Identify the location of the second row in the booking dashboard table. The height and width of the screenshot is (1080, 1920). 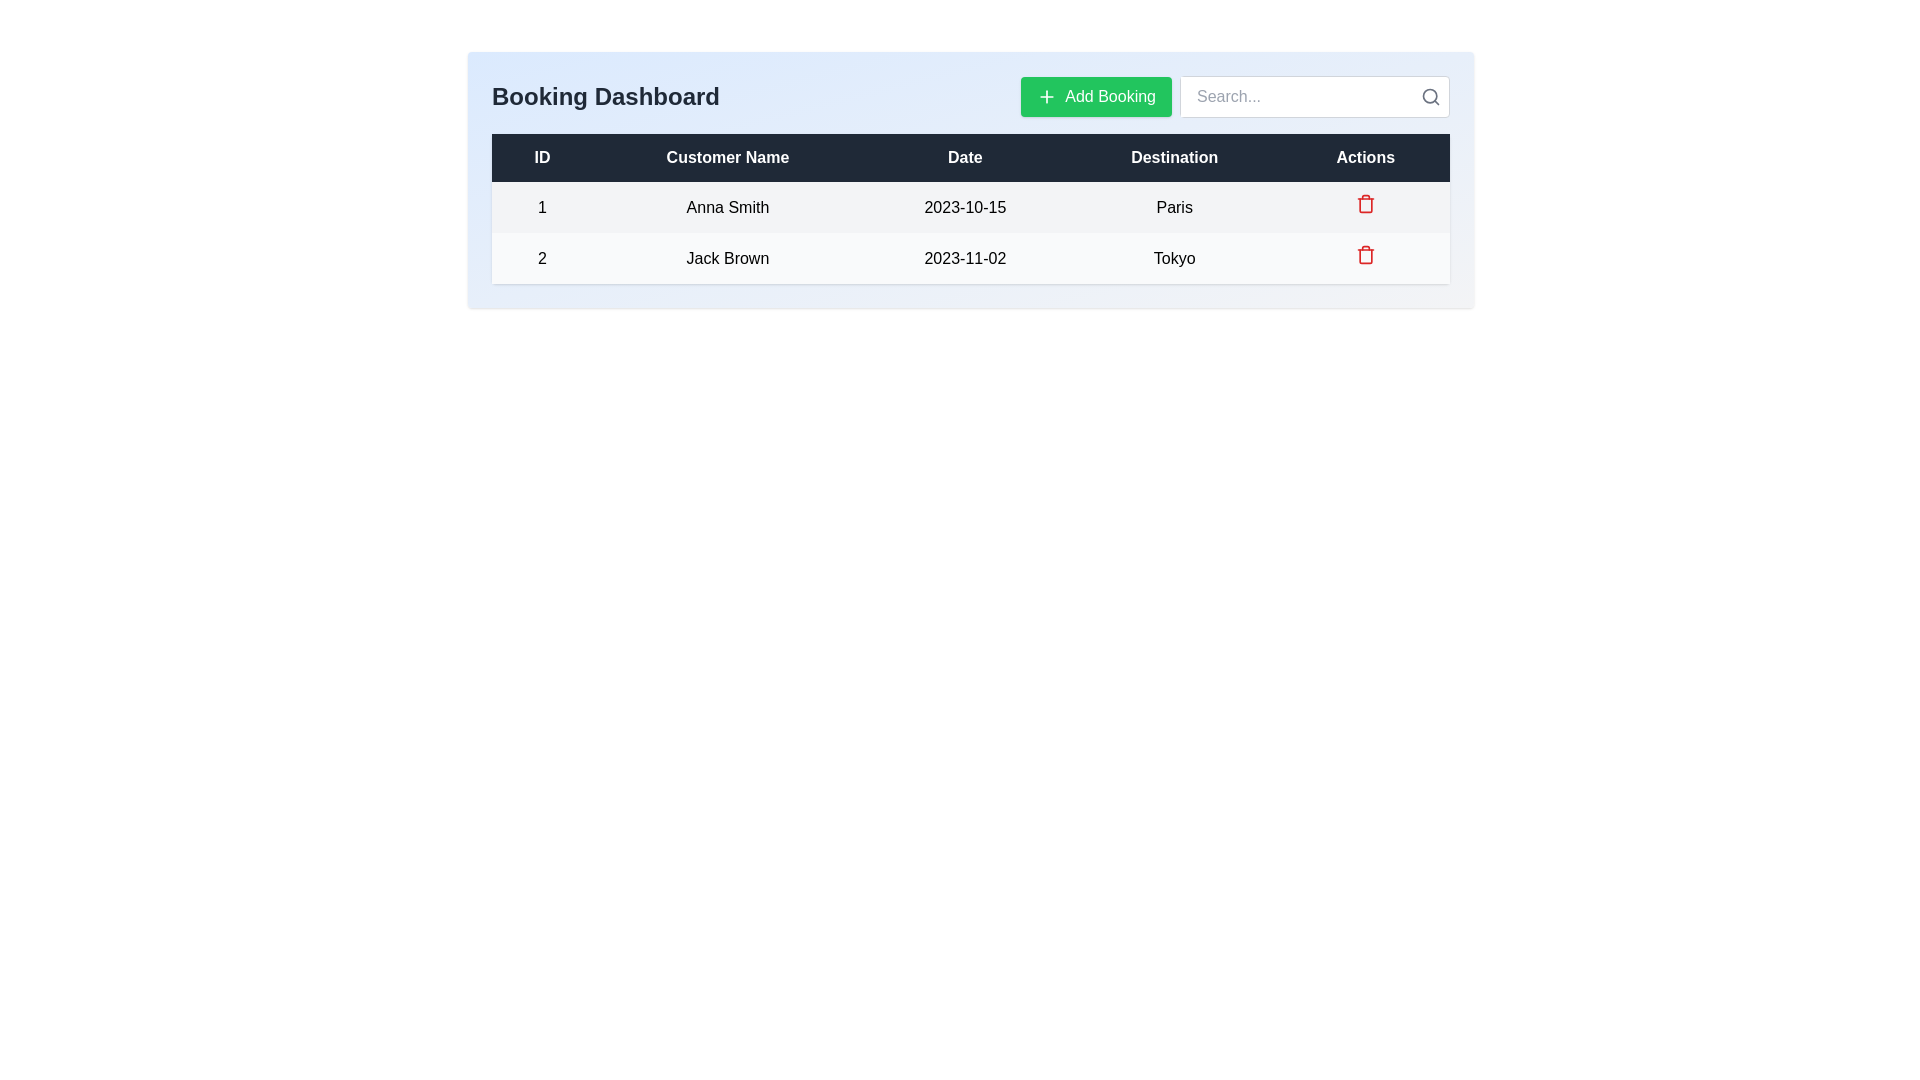
(970, 257).